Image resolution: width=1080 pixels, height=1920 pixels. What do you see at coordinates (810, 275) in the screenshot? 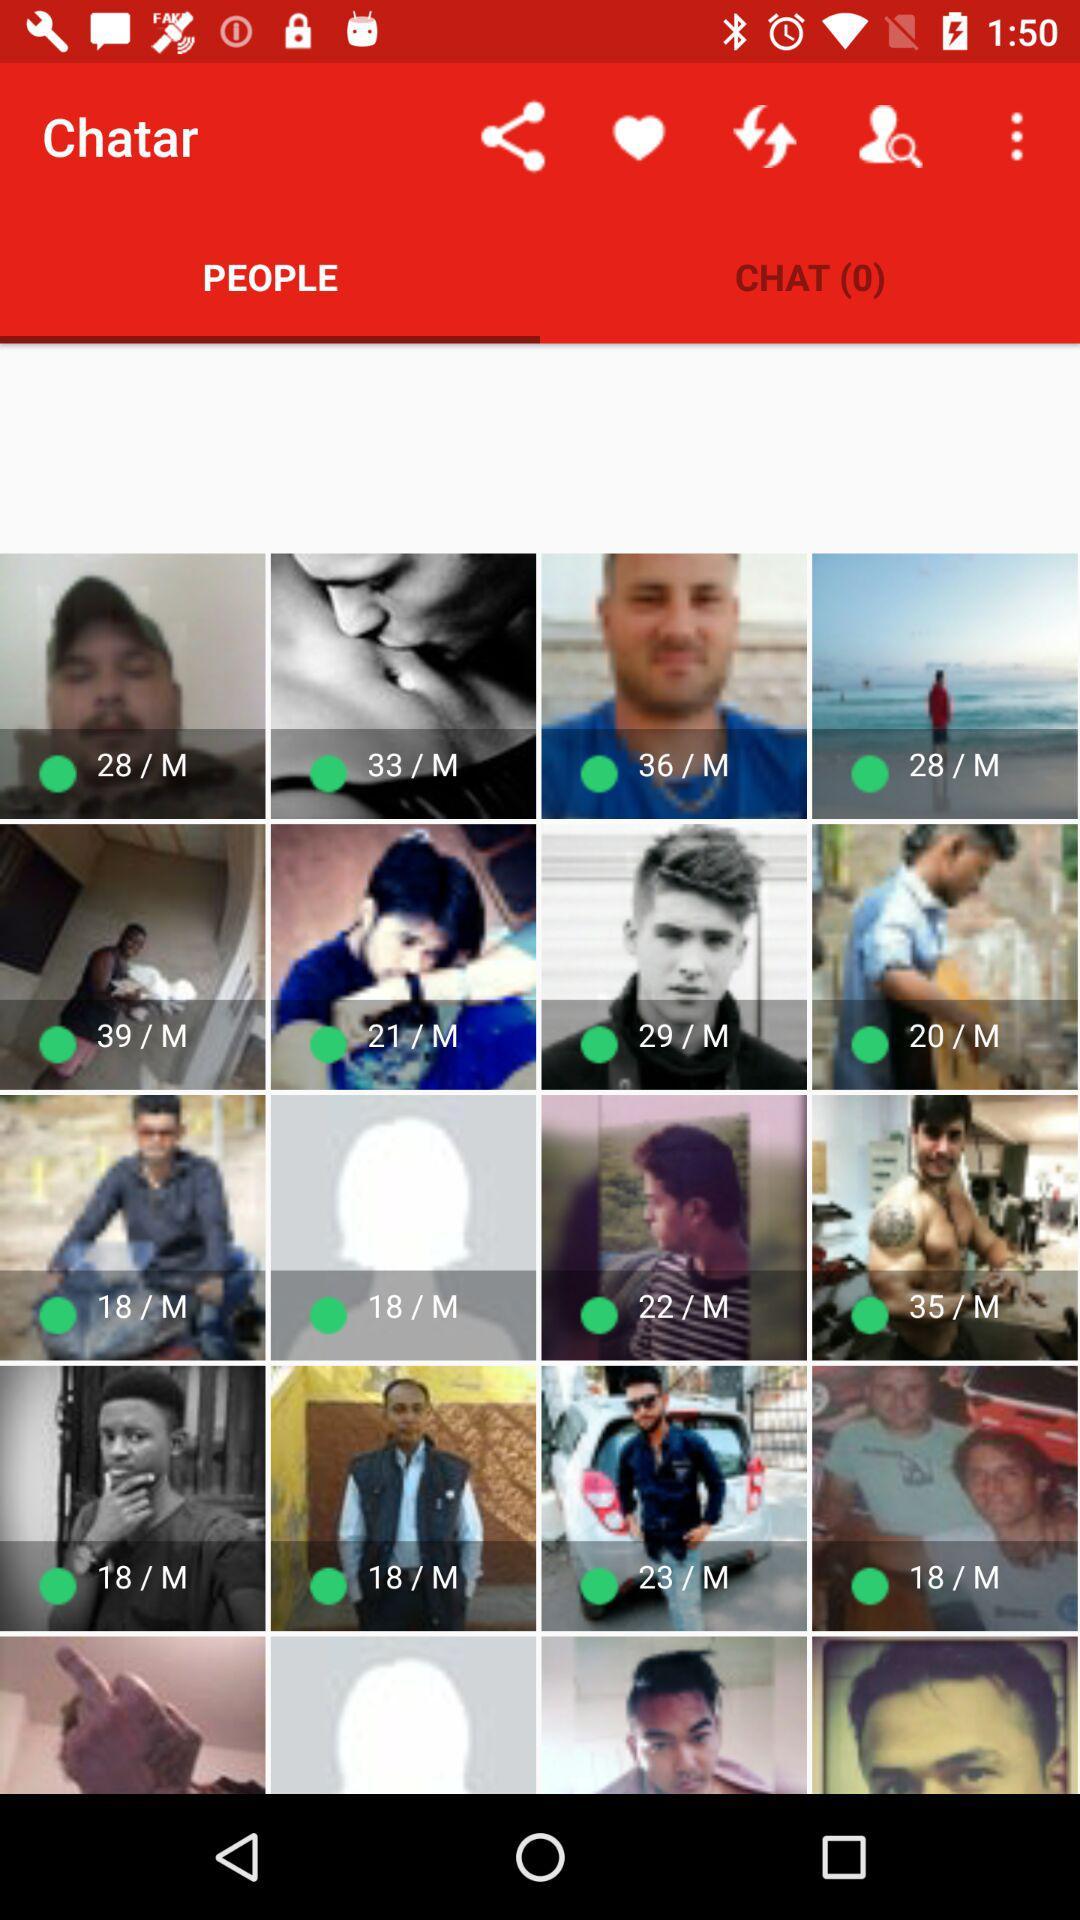
I see `the app next to the people icon` at bounding box center [810, 275].